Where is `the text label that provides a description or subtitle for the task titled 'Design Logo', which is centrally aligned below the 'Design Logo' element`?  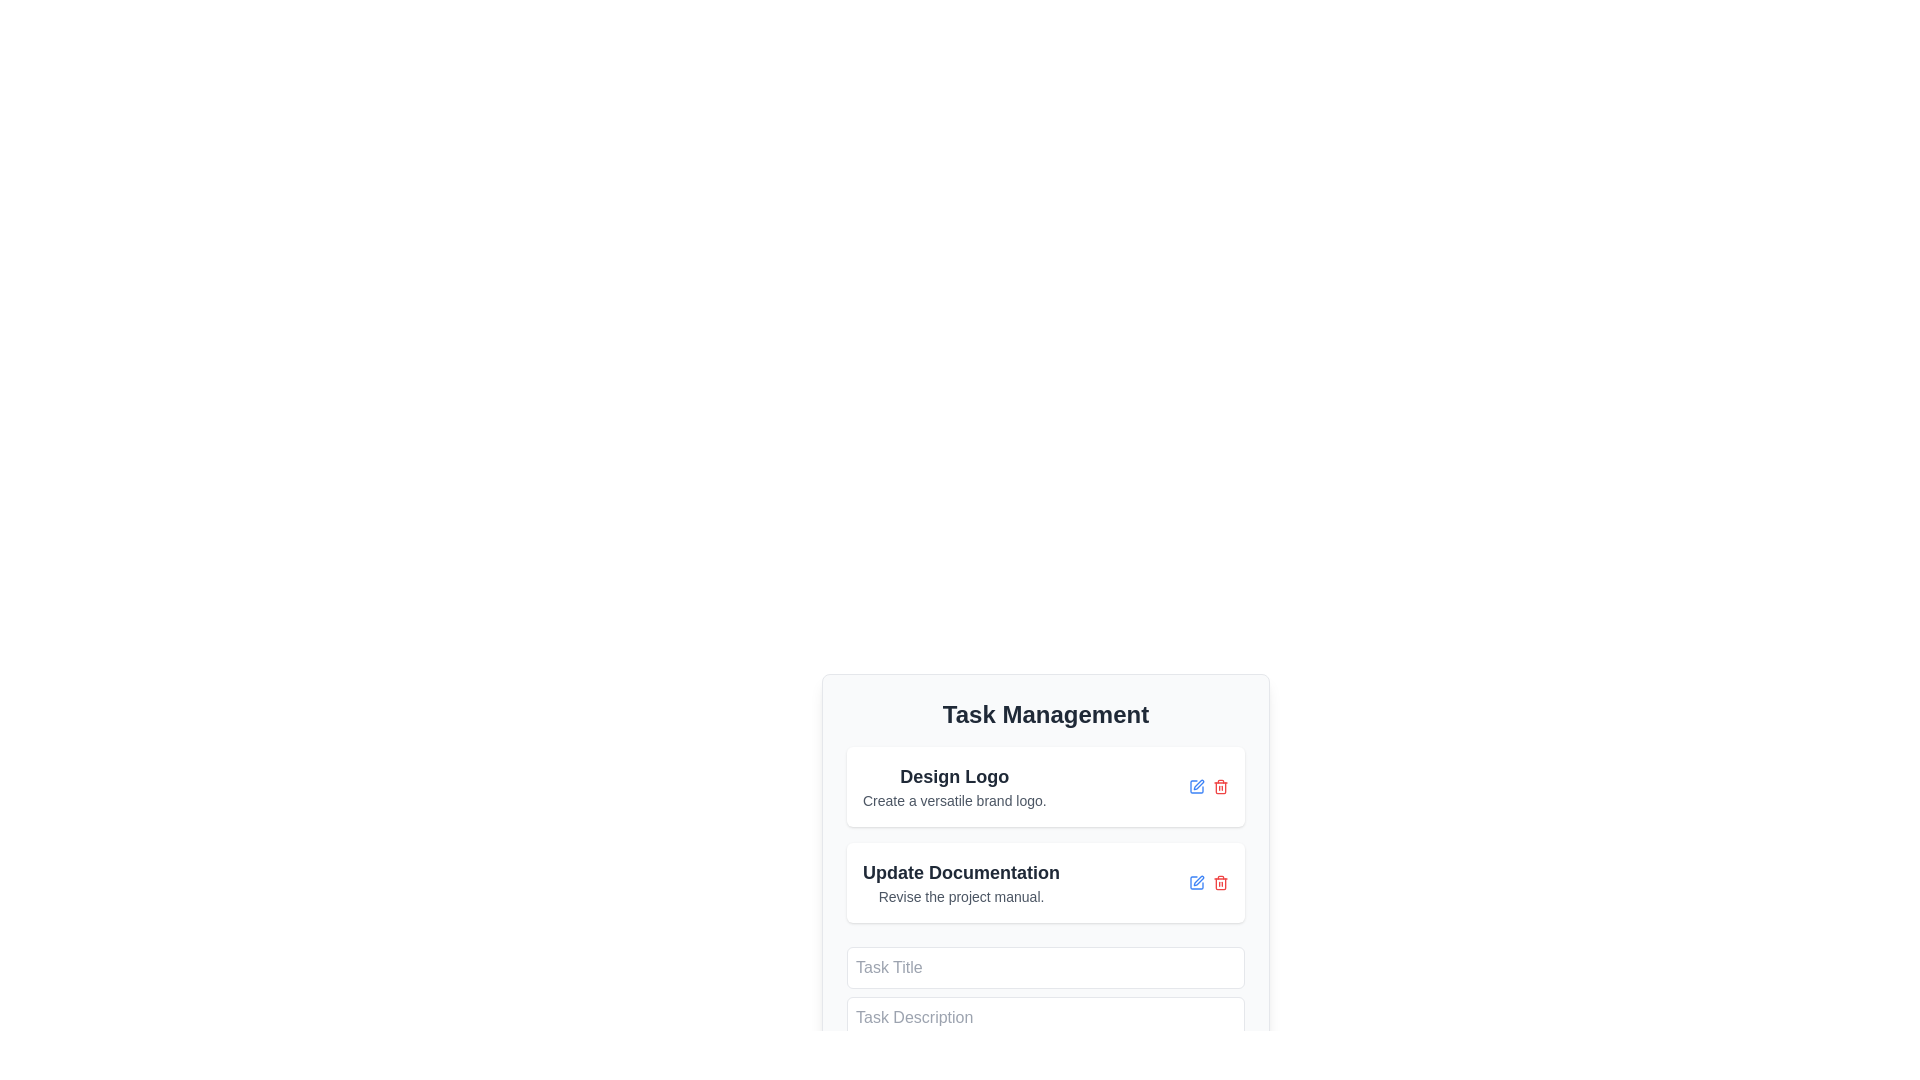 the text label that provides a description or subtitle for the task titled 'Design Logo', which is centrally aligned below the 'Design Logo' element is located at coordinates (953, 800).